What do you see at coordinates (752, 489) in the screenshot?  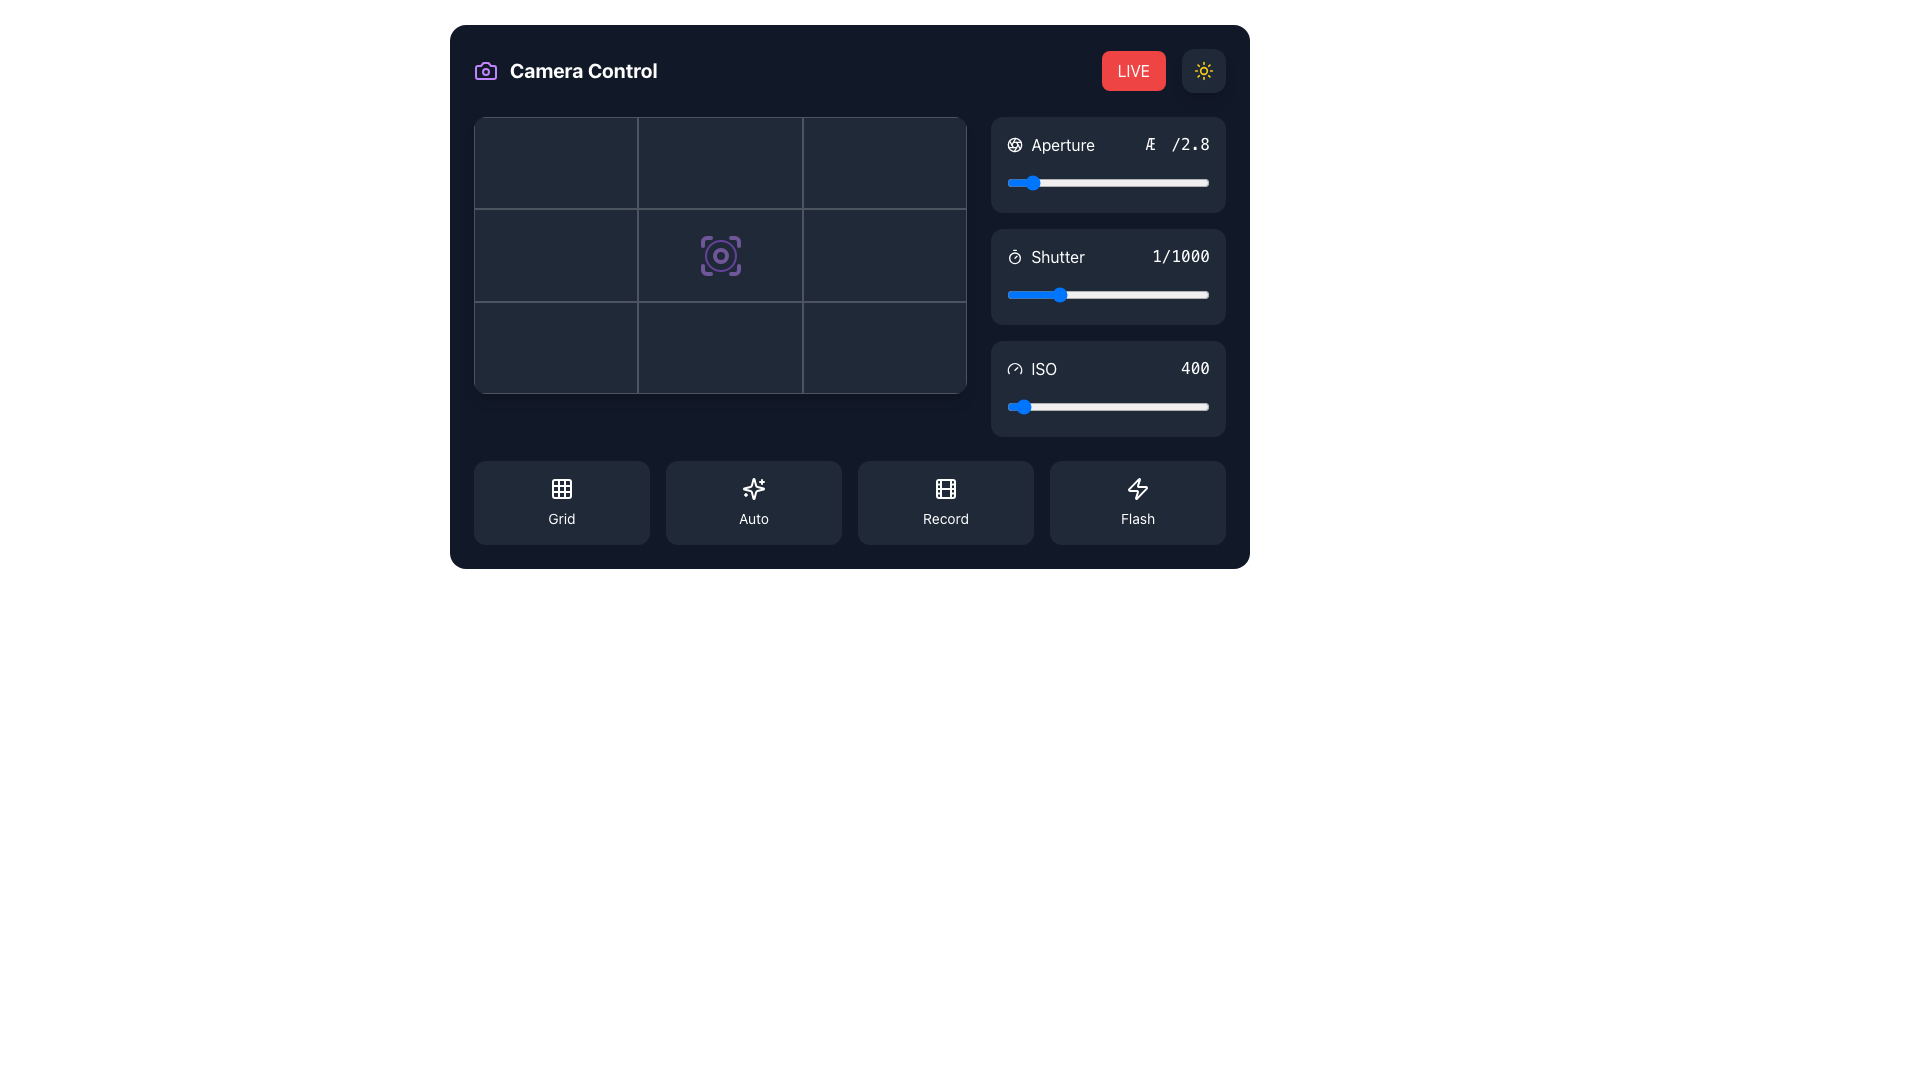 I see `the 'Auto' button represented by the star icon at the bottom center of the interface` at bounding box center [752, 489].